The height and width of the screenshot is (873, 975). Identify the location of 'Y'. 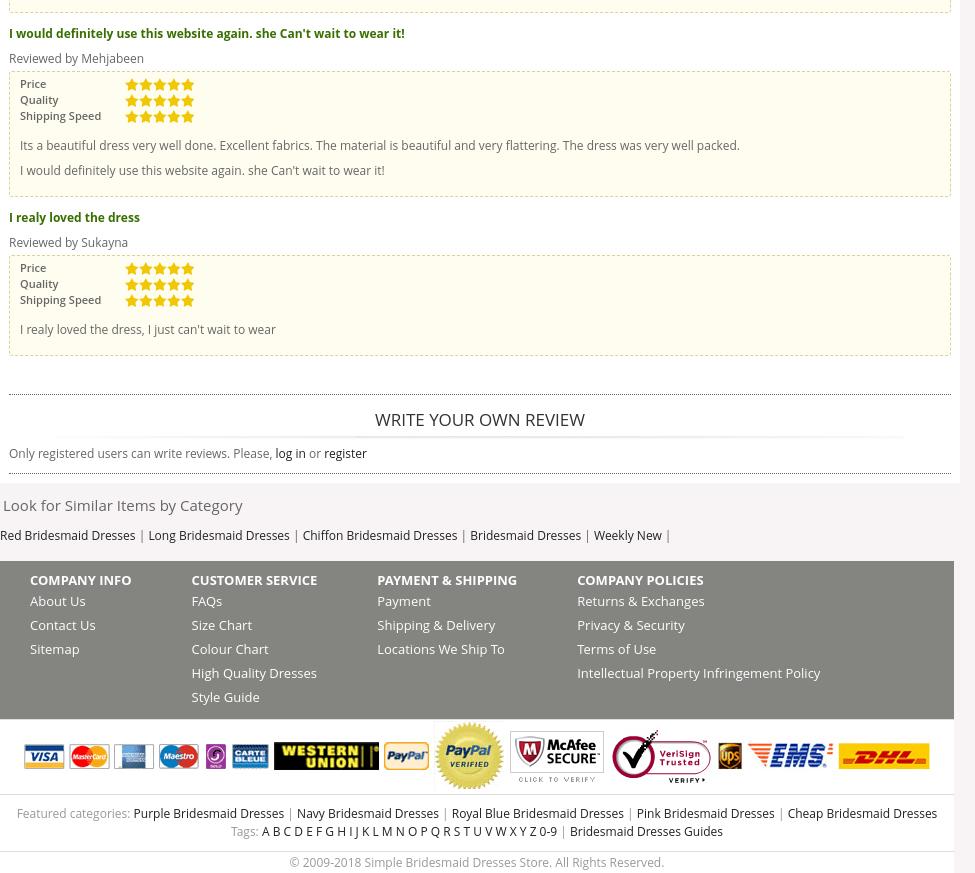
(521, 831).